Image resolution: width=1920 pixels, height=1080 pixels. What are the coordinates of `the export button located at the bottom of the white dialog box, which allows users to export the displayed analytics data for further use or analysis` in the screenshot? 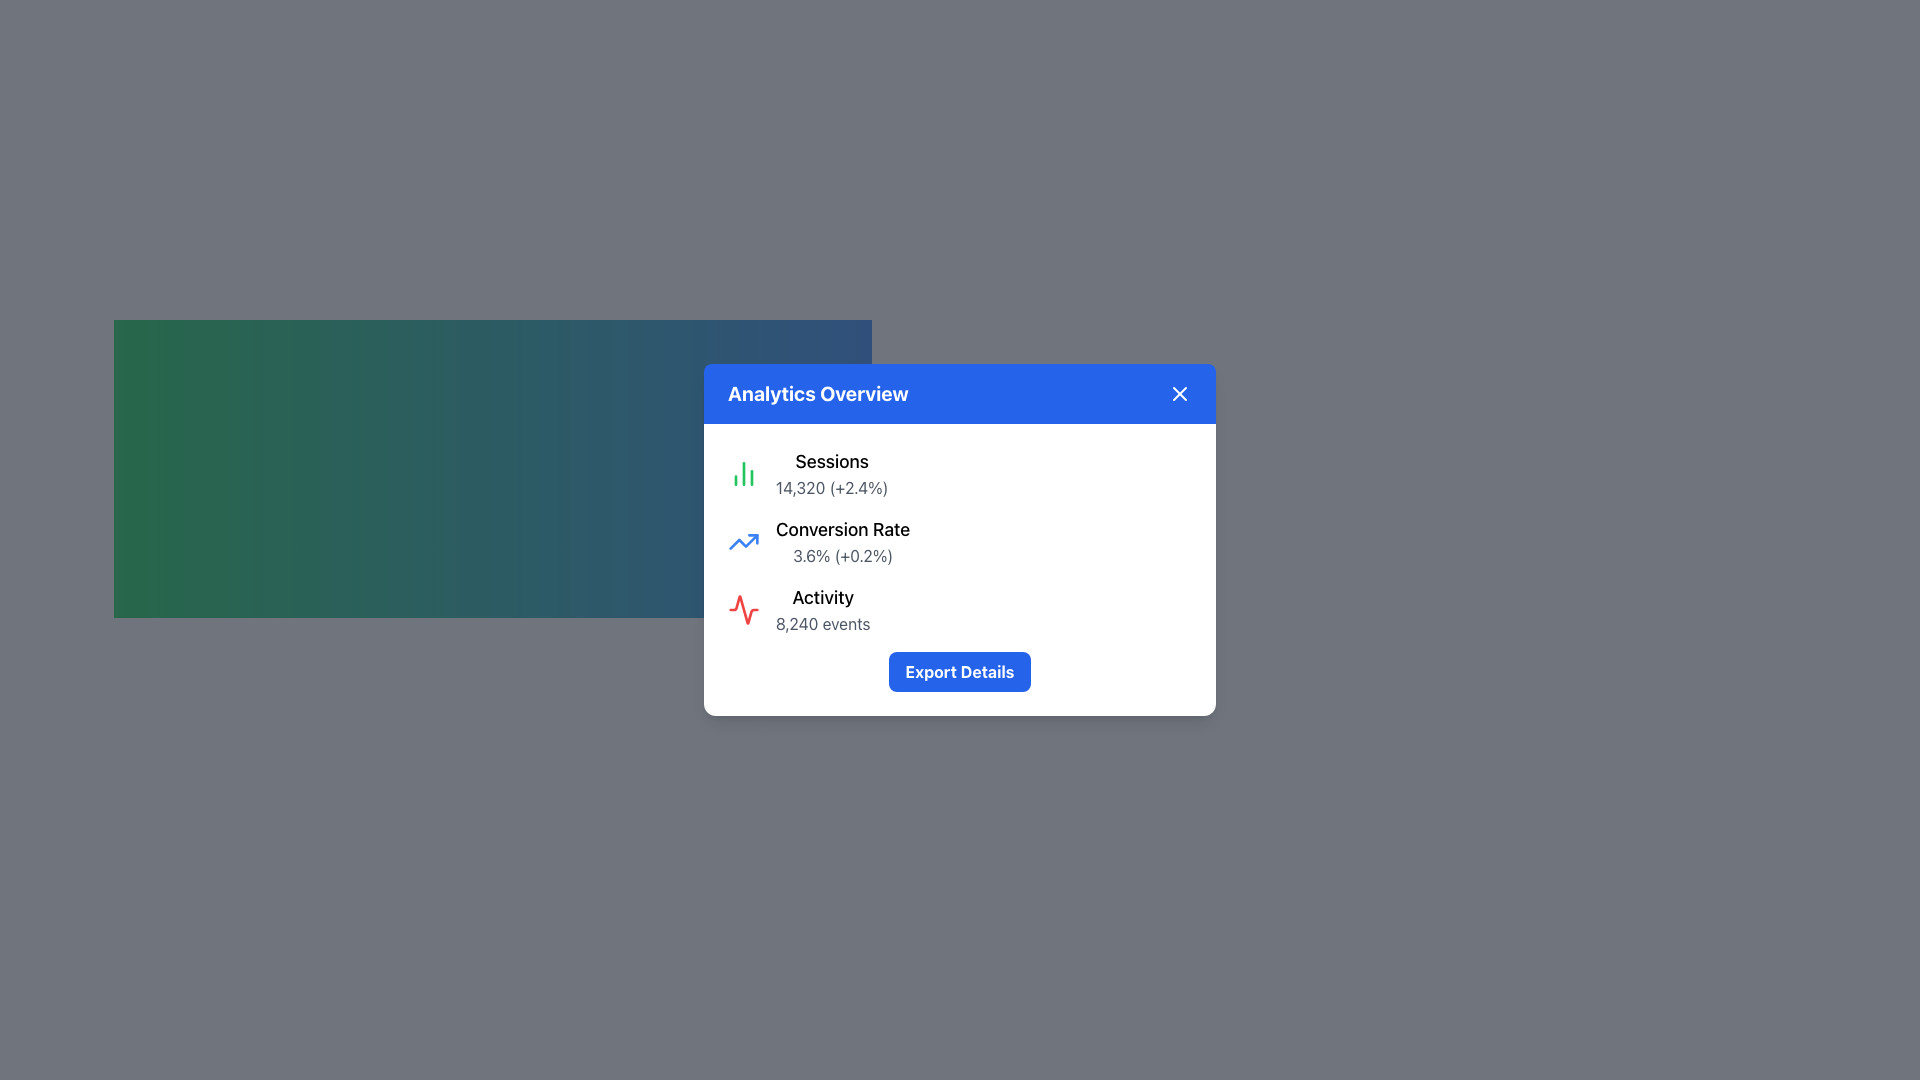 It's located at (960, 671).